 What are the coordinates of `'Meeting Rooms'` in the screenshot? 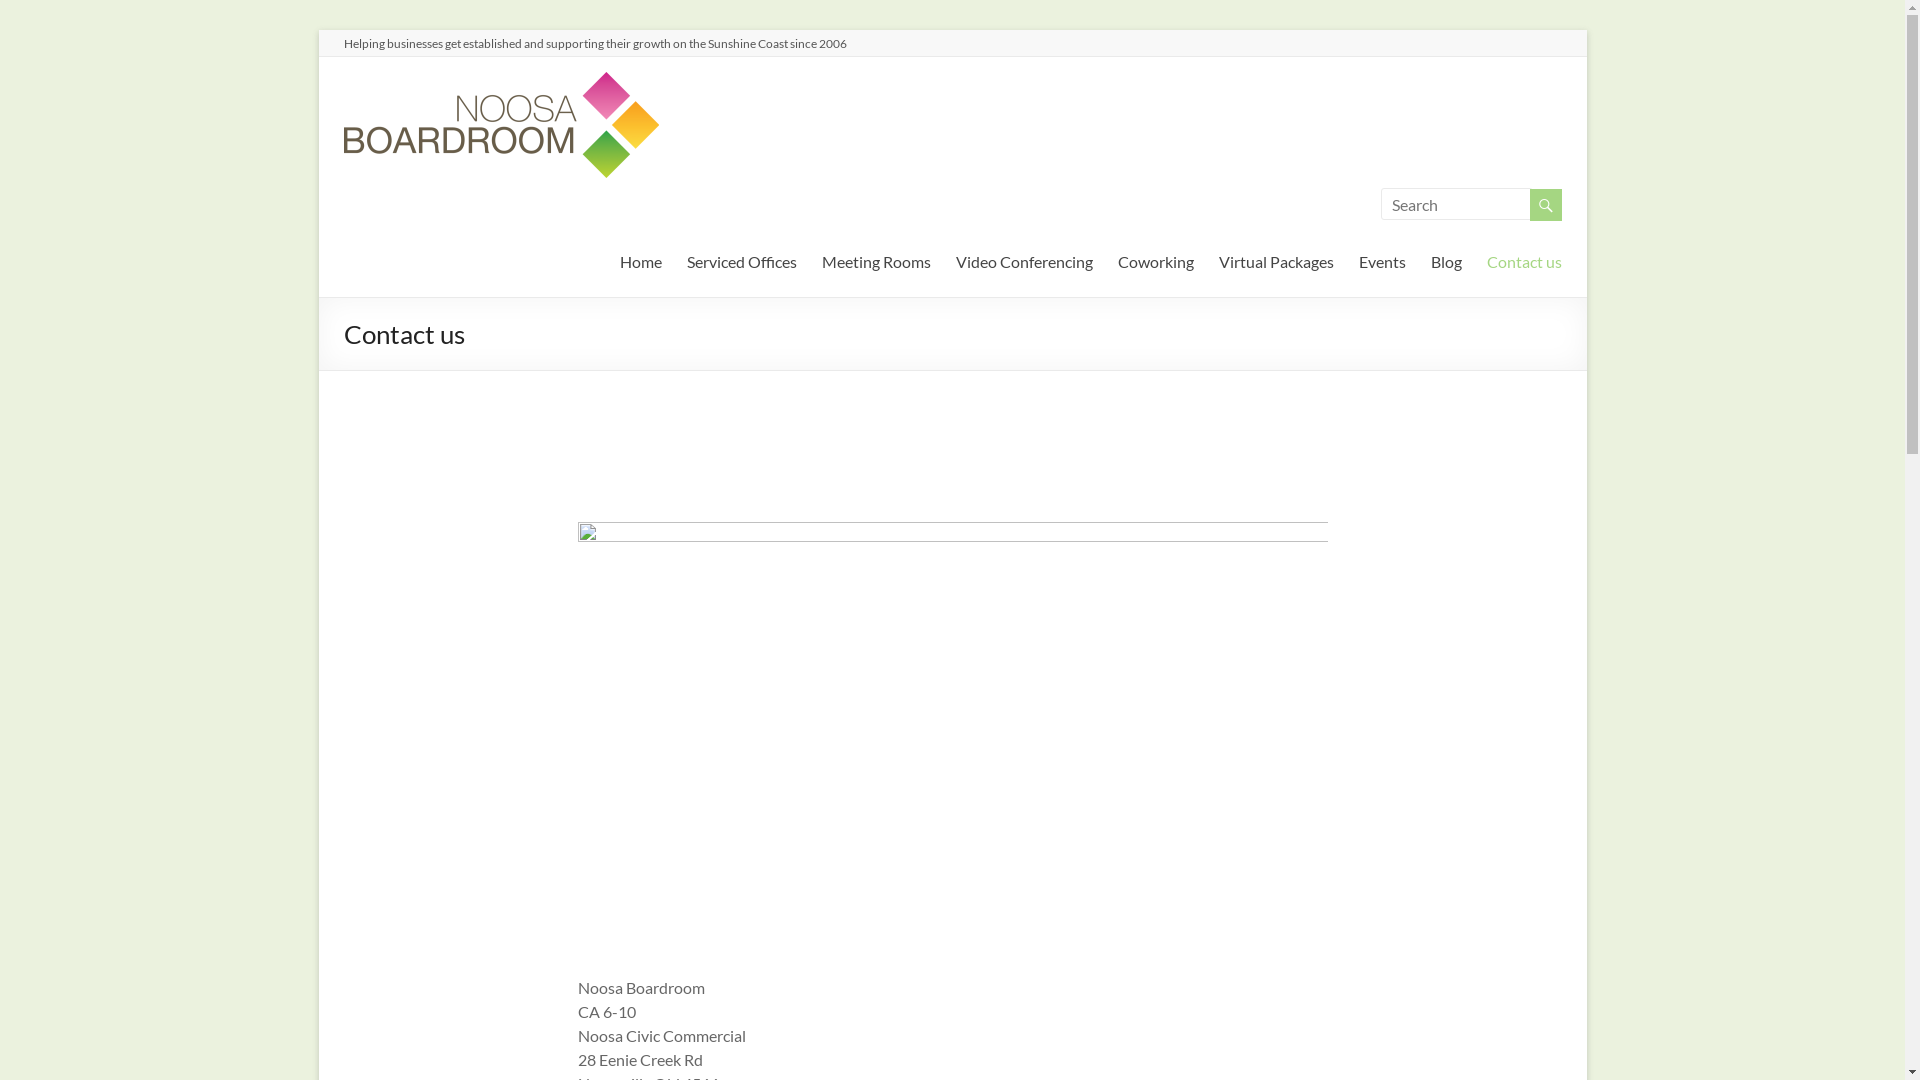 It's located at (876, 257).